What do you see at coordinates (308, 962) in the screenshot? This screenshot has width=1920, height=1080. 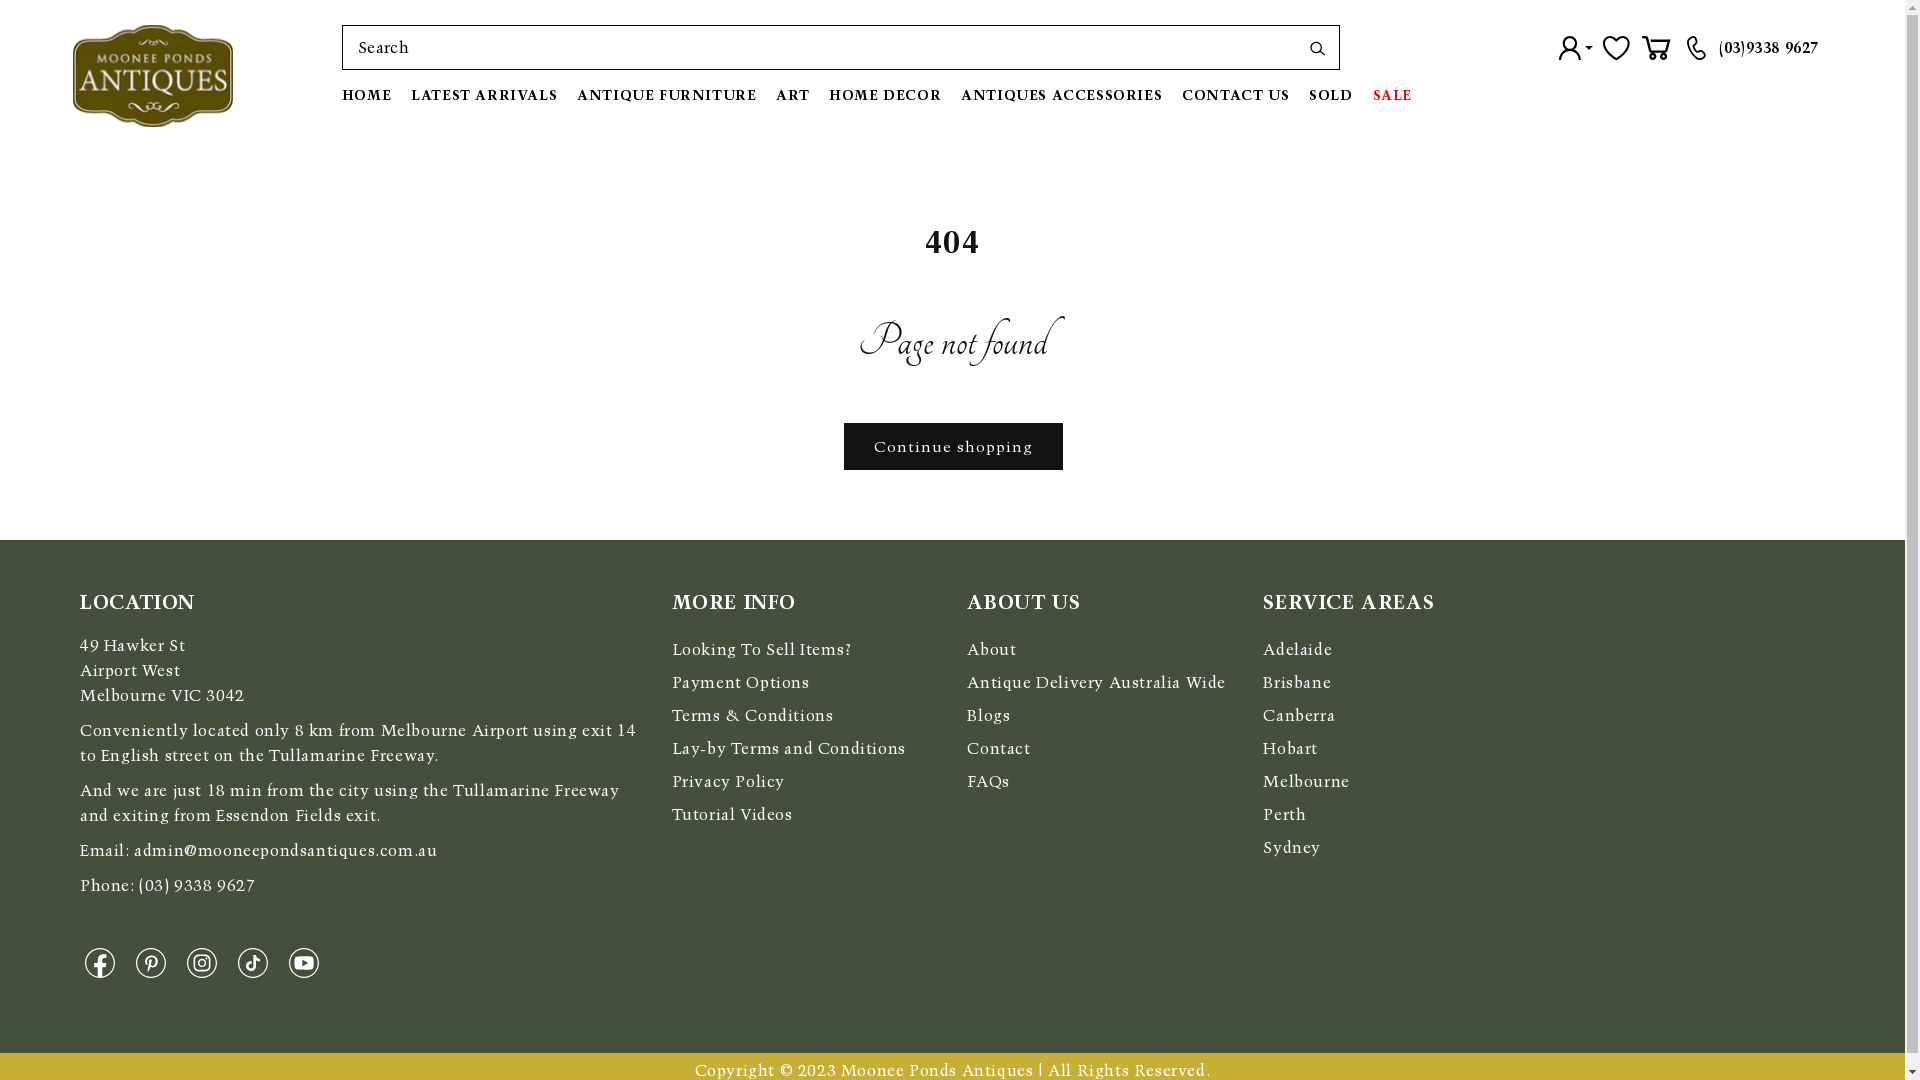 I see `'YouTube'` at bounding box center [308, 962].